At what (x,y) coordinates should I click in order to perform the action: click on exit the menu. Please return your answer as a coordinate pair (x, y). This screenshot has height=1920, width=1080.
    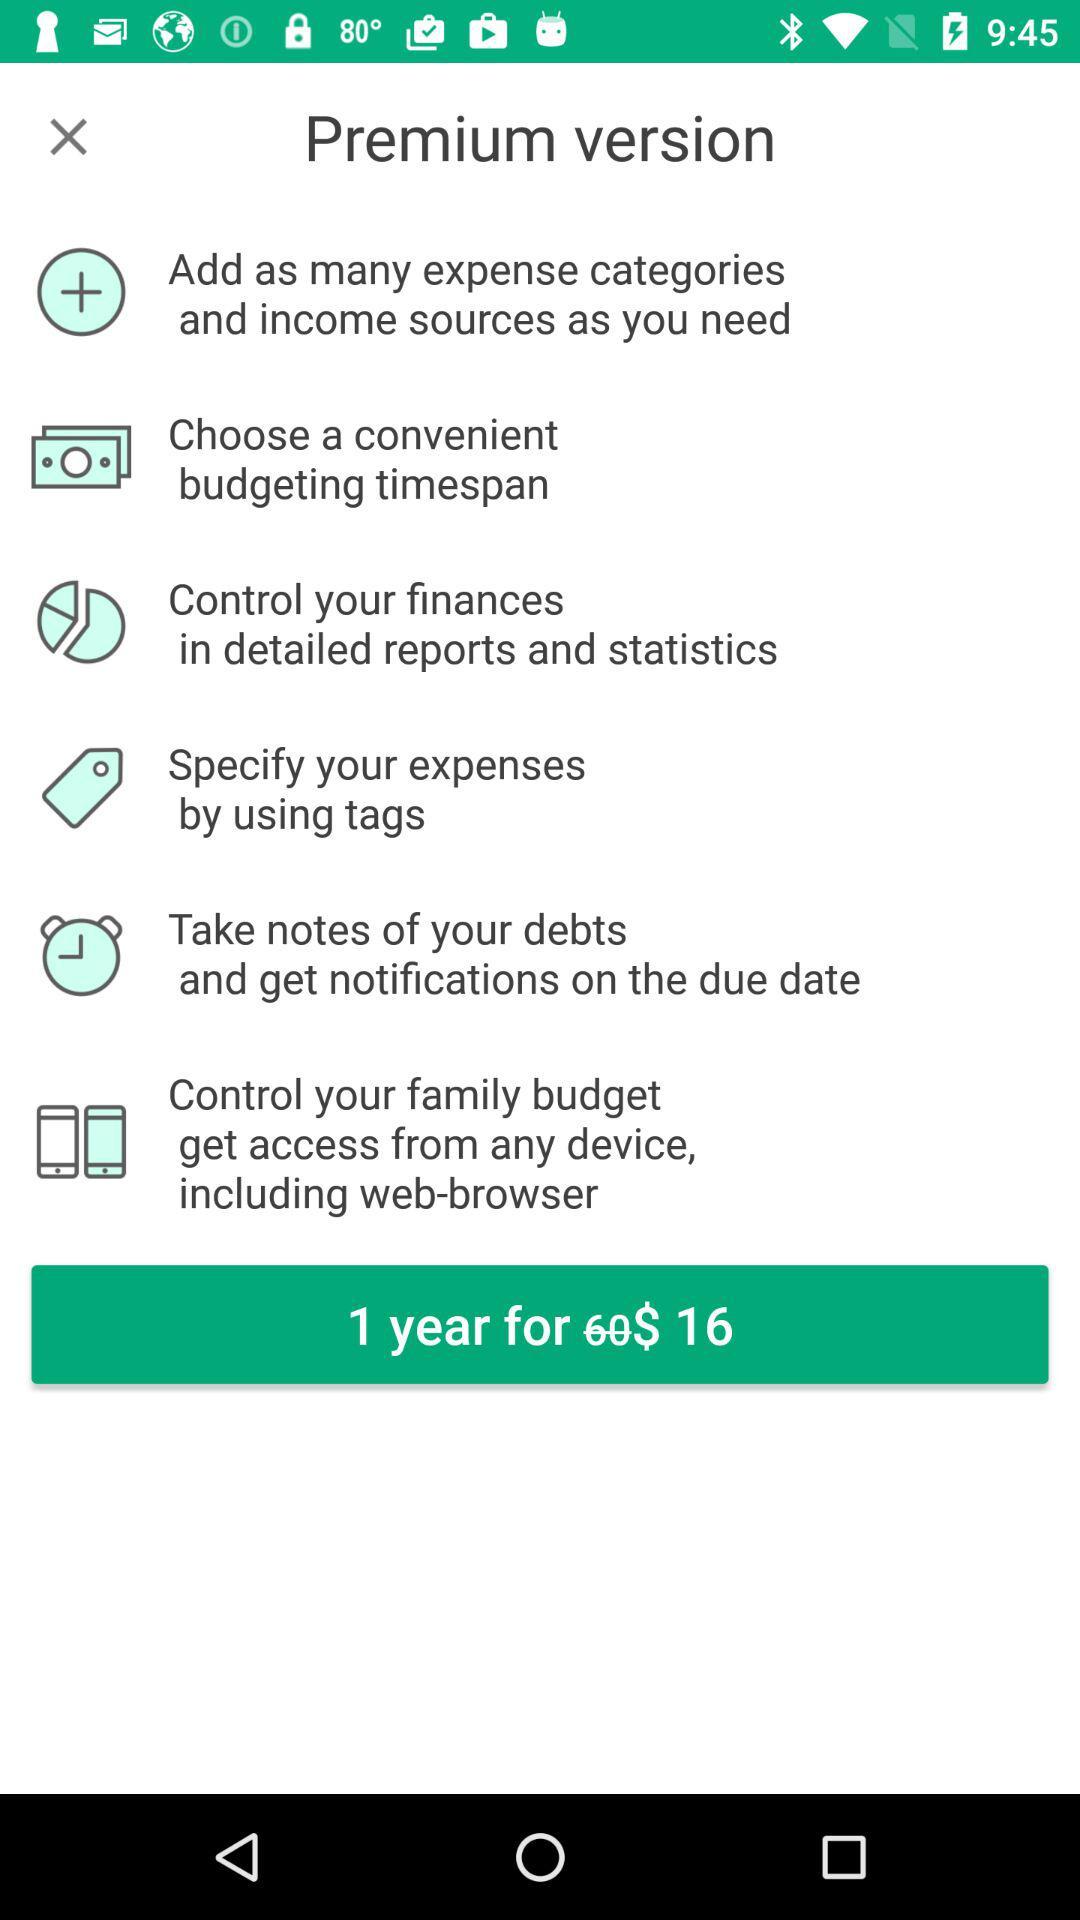
    Looking at the image, I should click on (67, 135).